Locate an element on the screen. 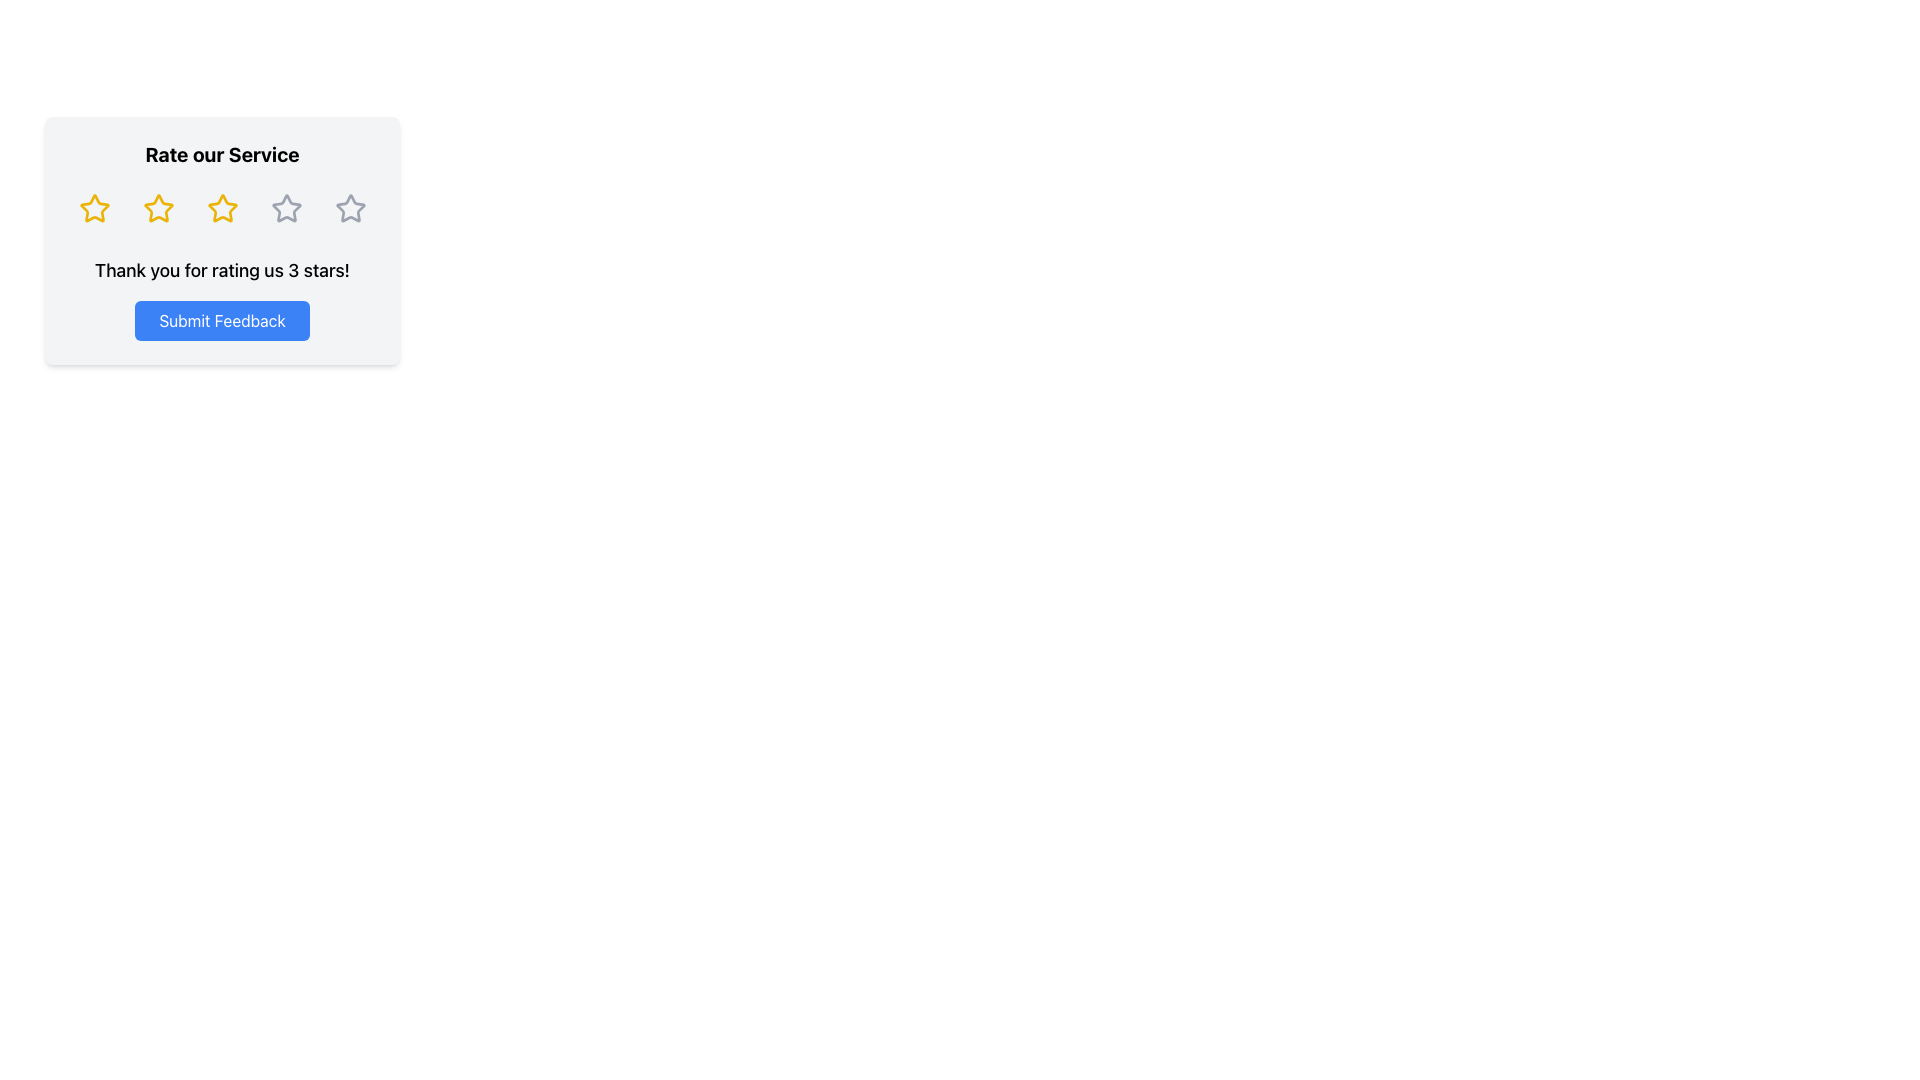  the first star icon in the rating widget, which is styled with a yellow outline and transparent interior is located at coordinates (93, 208).